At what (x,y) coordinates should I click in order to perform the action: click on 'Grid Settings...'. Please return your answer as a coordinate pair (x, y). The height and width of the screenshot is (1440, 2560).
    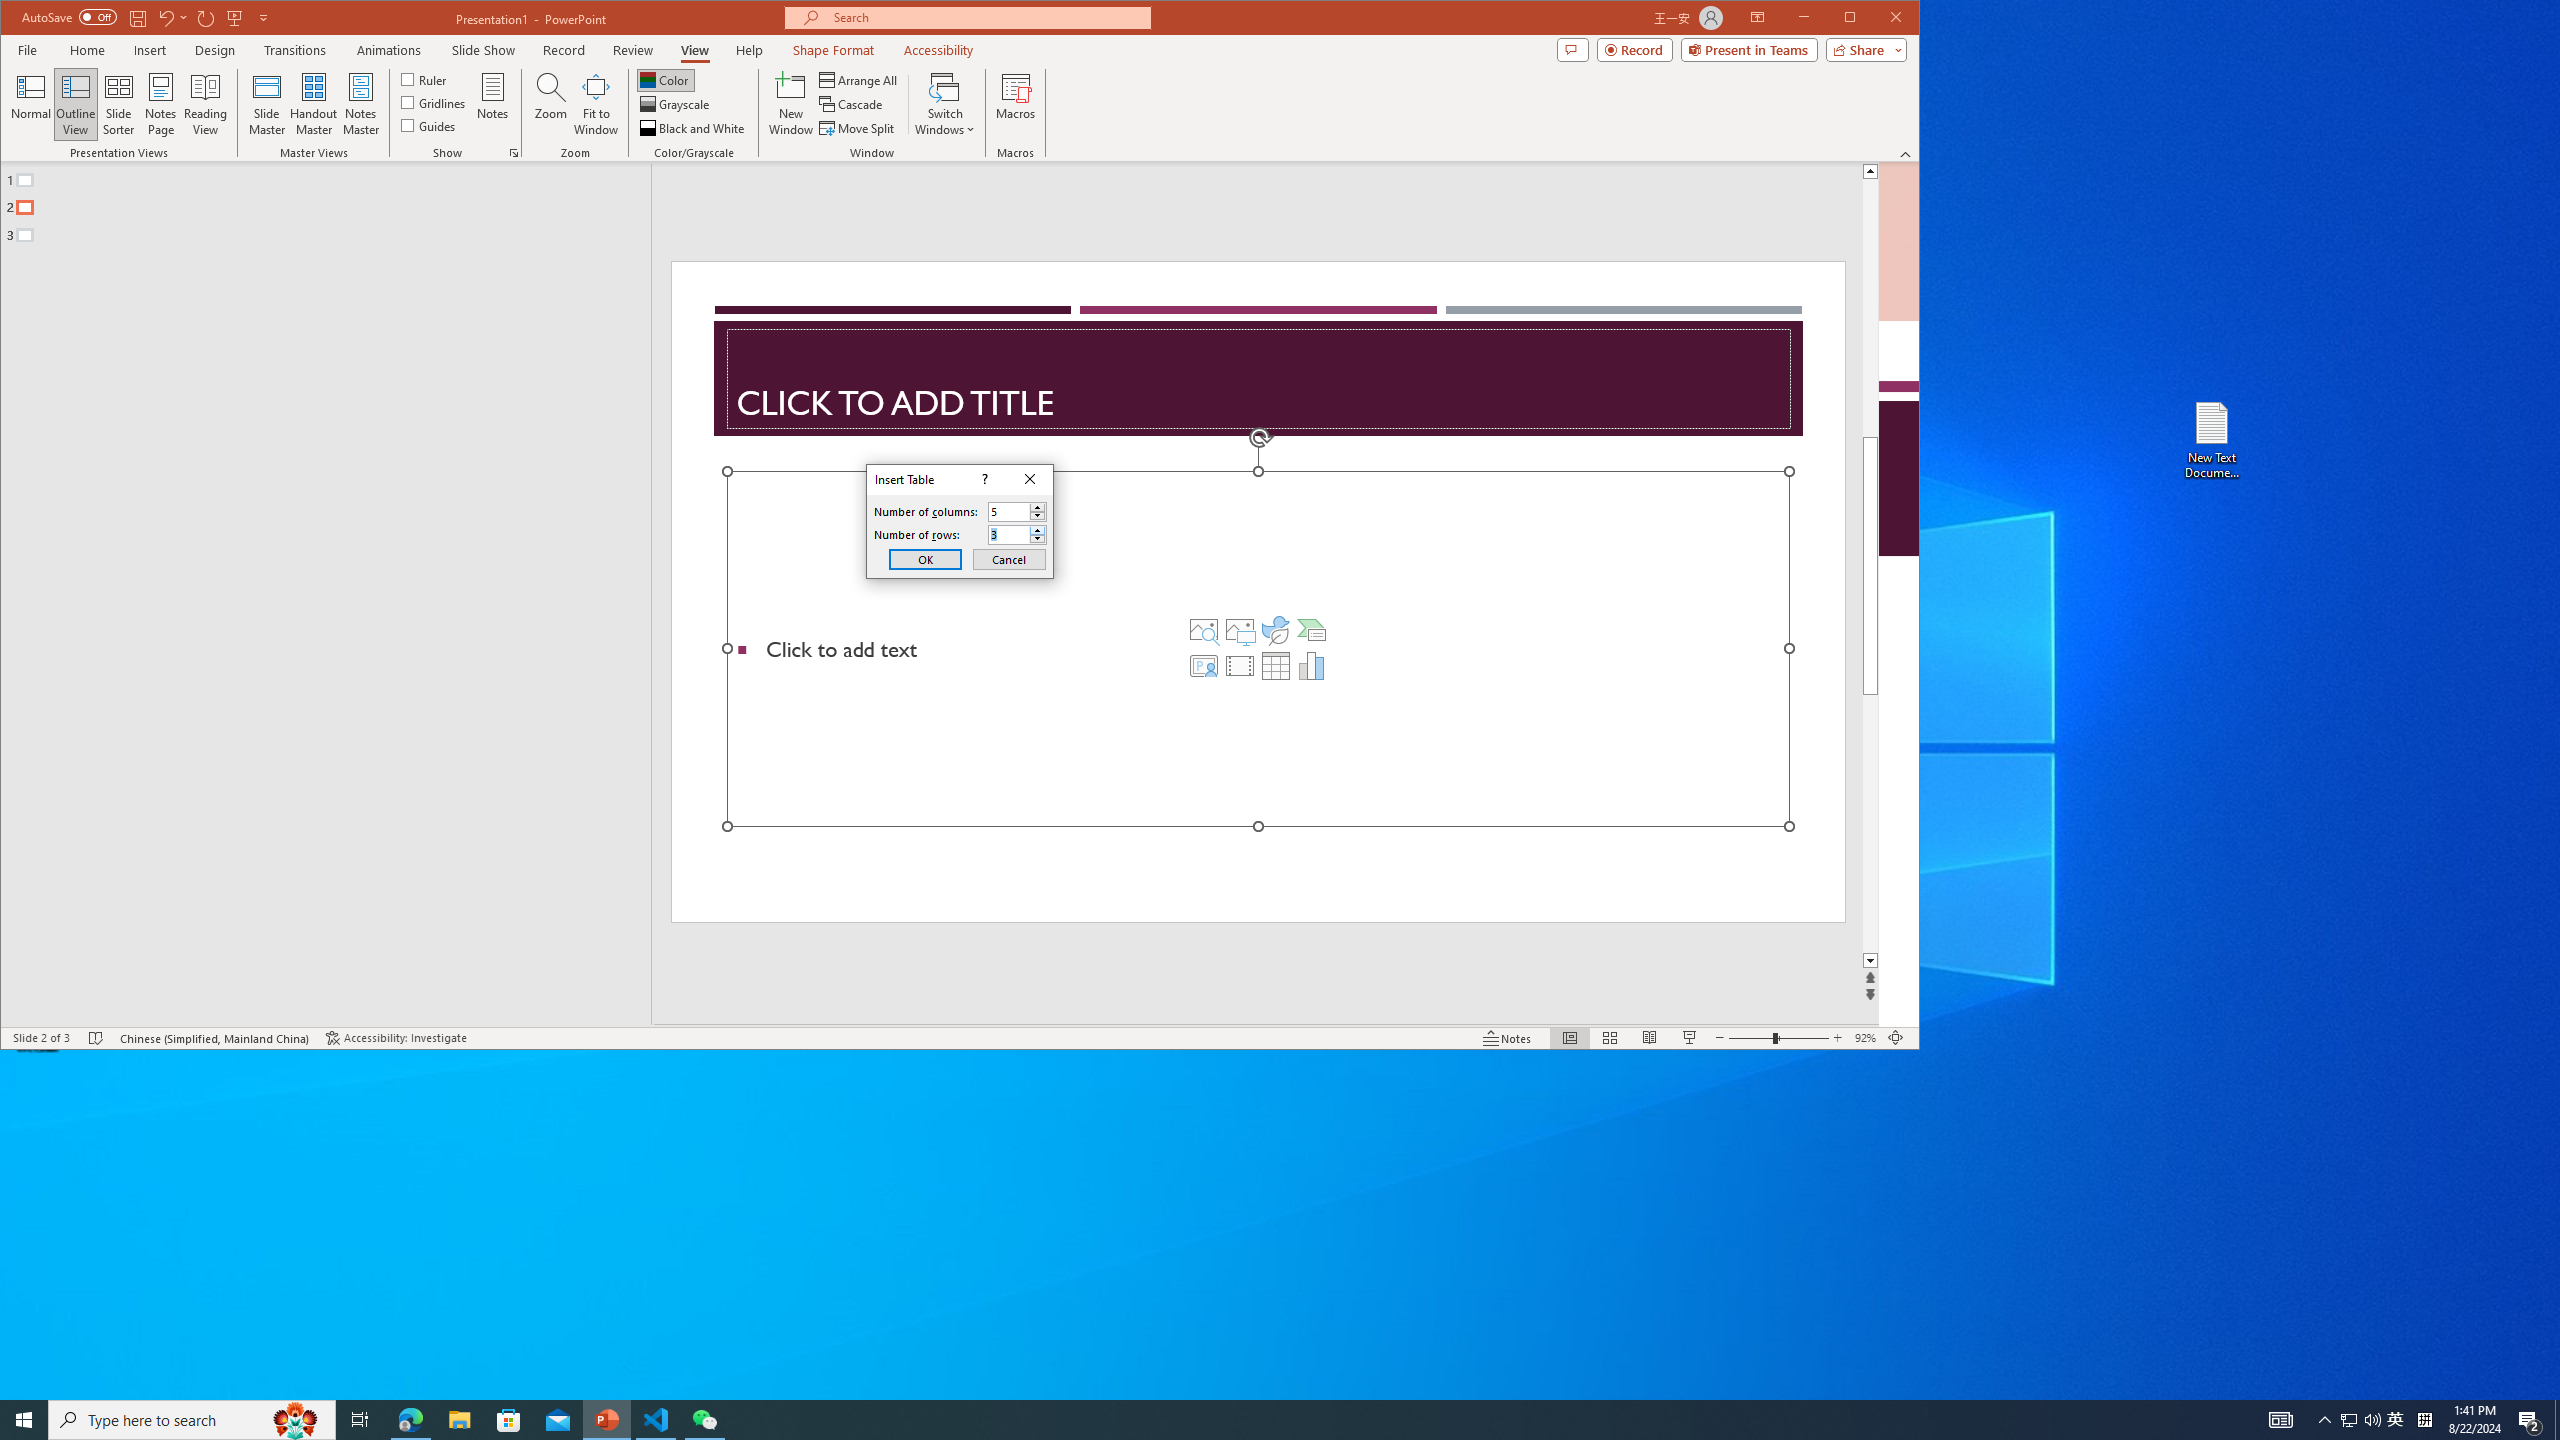
    Looking at the image, I should click on (513, 153).